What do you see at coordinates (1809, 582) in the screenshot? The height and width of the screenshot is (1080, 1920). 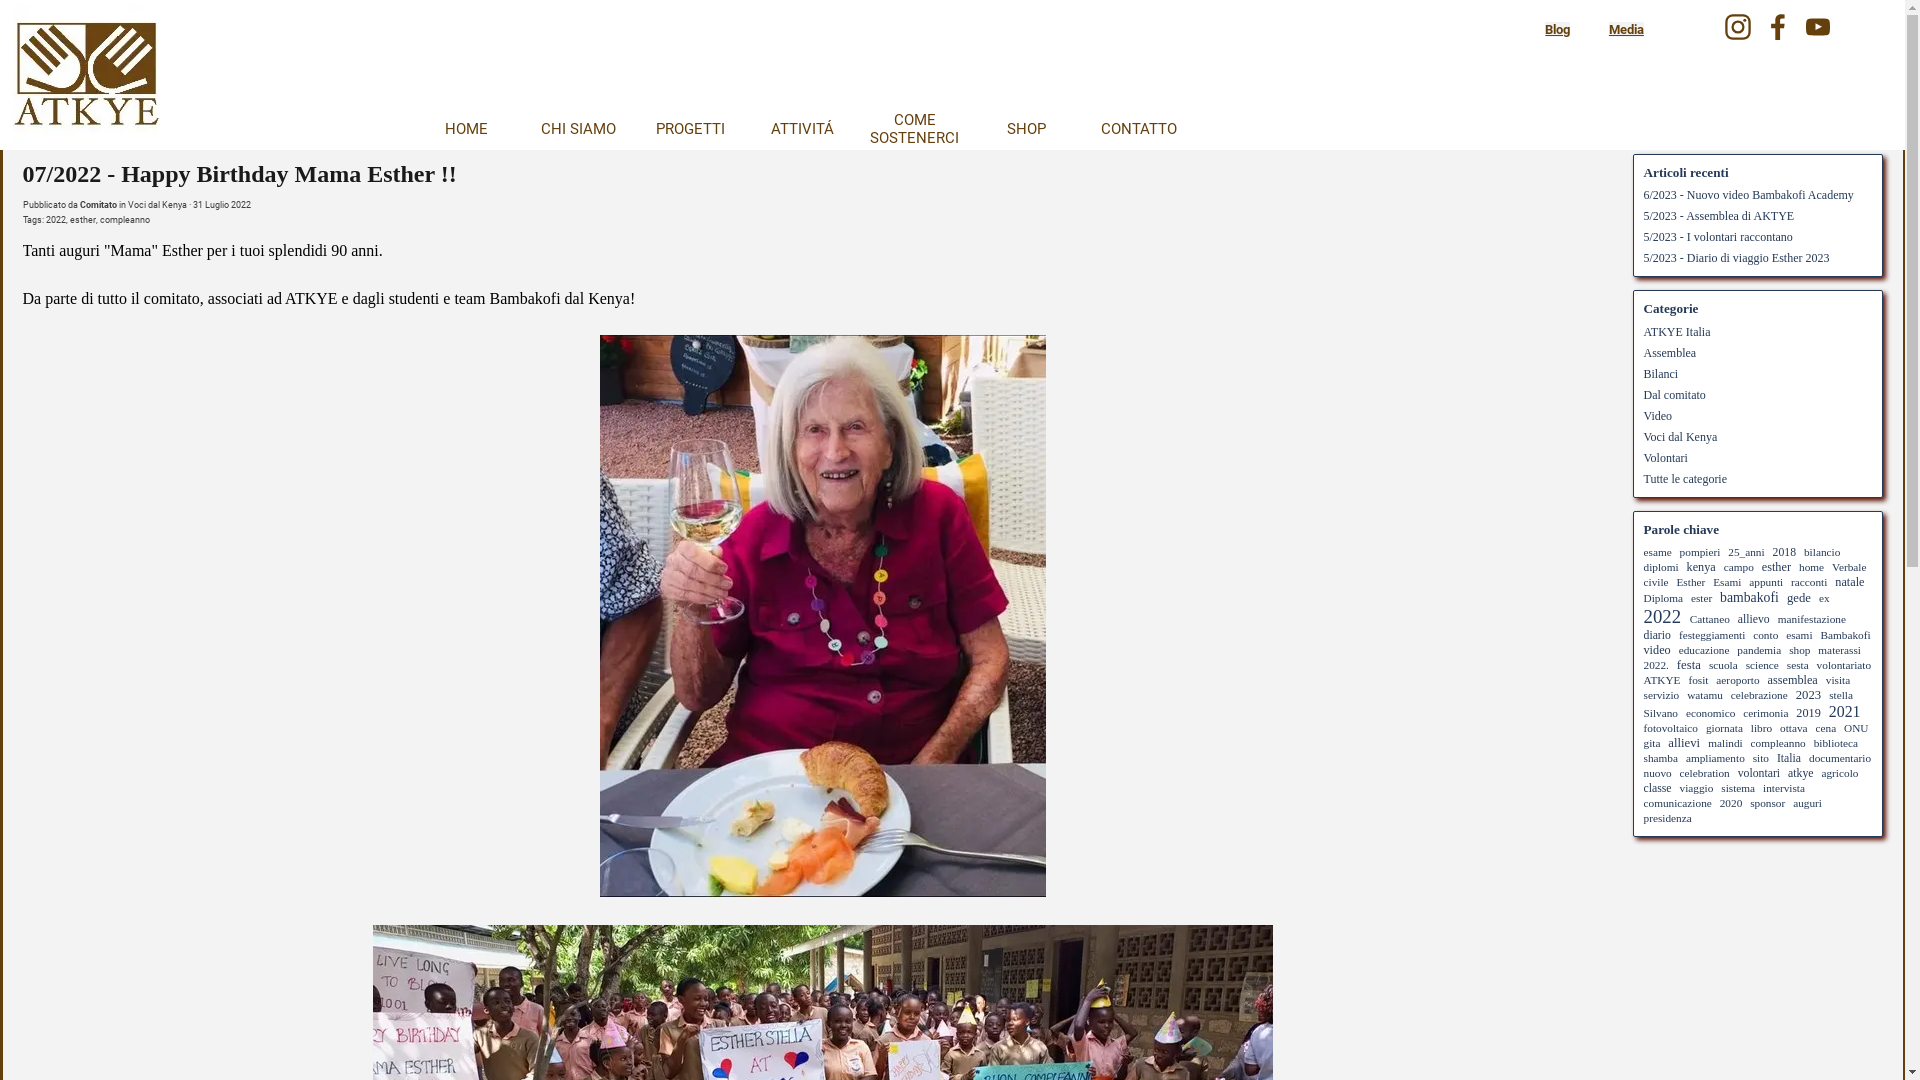 I see `'racconti'` at bounding box center [1809, 582].